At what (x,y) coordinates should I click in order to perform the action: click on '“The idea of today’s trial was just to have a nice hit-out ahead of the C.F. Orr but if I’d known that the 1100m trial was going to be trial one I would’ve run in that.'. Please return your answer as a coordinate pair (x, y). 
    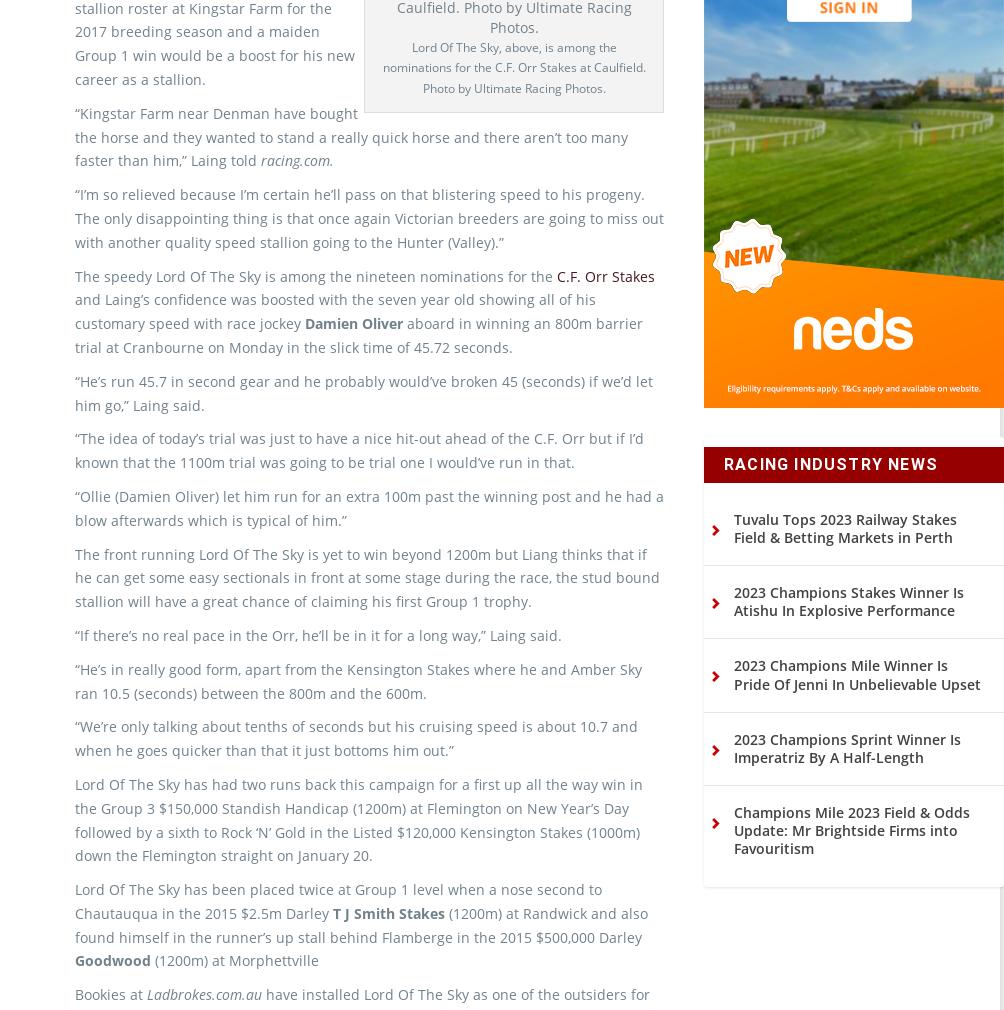
    Looking at the image, I should click on (359, 484).